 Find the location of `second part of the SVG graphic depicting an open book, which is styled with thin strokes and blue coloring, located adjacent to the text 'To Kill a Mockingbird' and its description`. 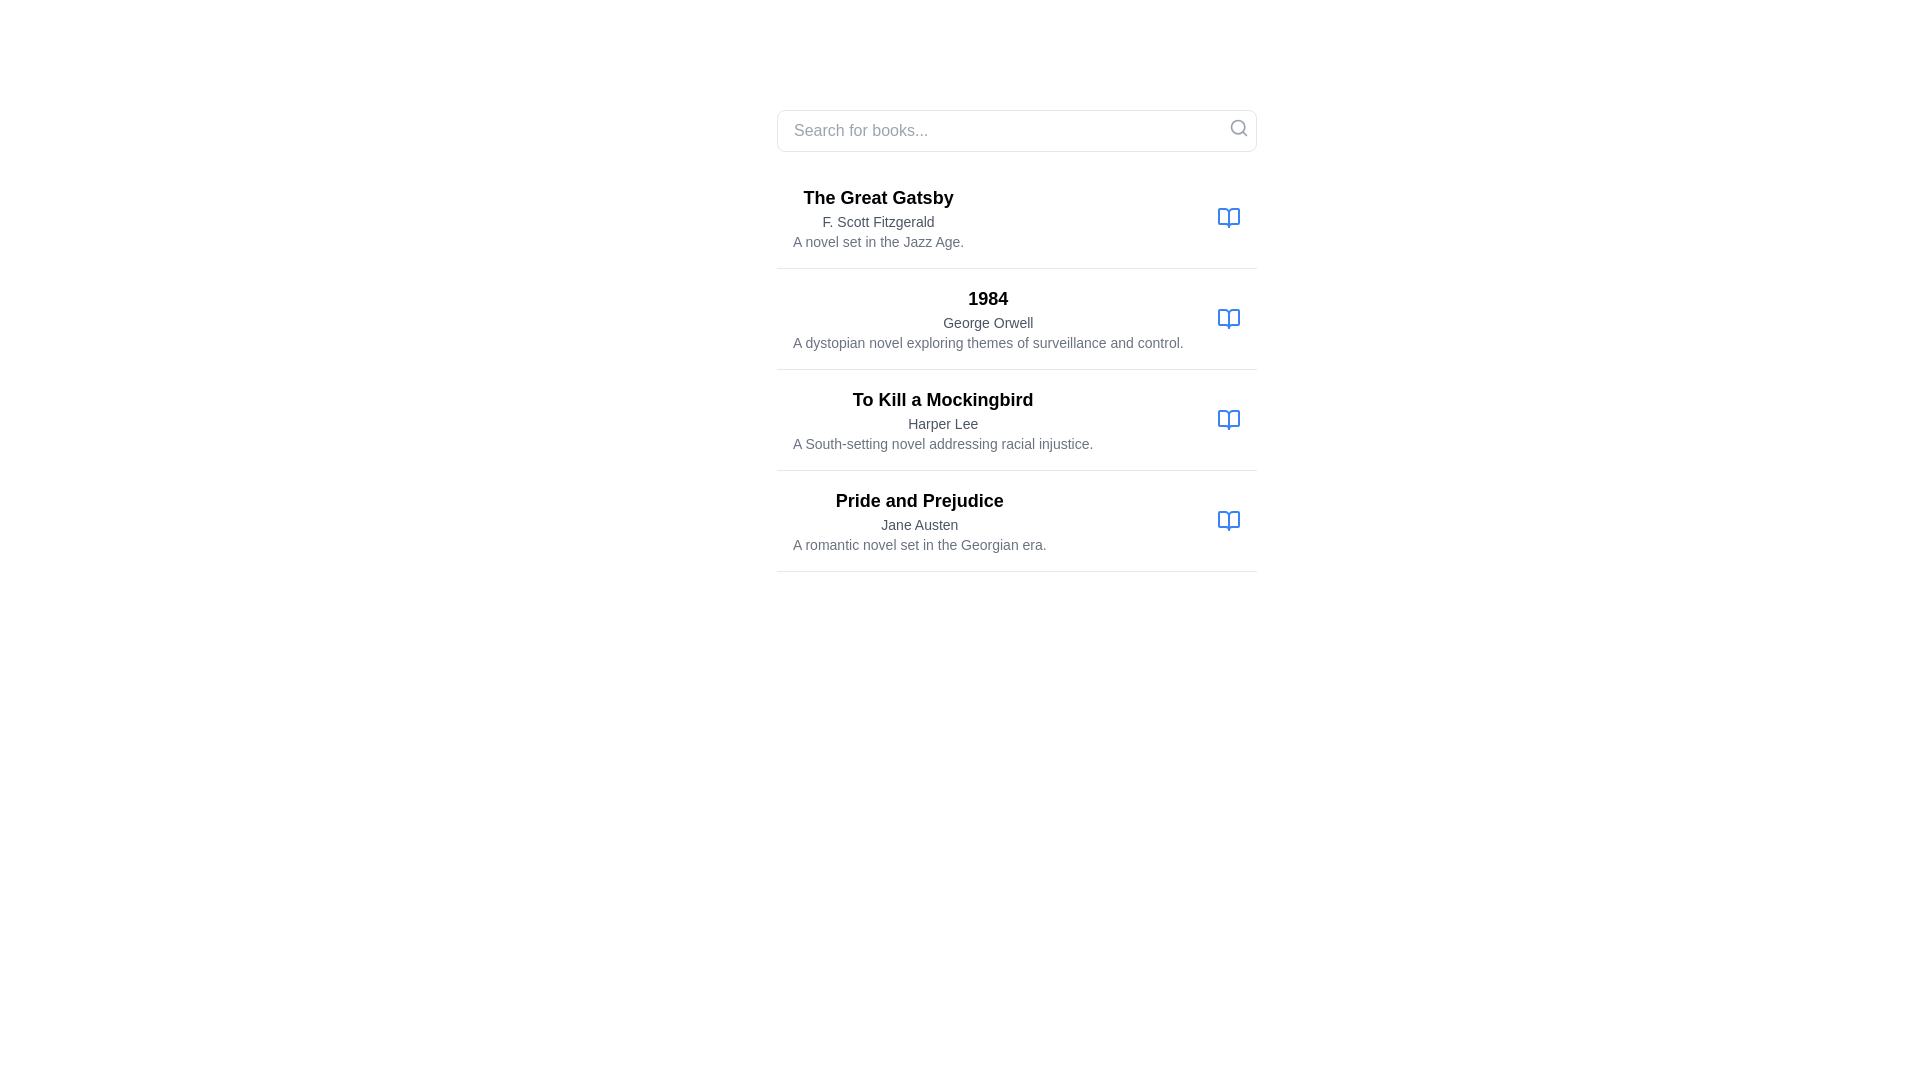

second part of the SVG graphic depicting an open book, which is styled with thin strokes and blue coloring, located adjacent to the text 'To Kill a Mockingbird' and its description is located at coordinates (1227, 419).